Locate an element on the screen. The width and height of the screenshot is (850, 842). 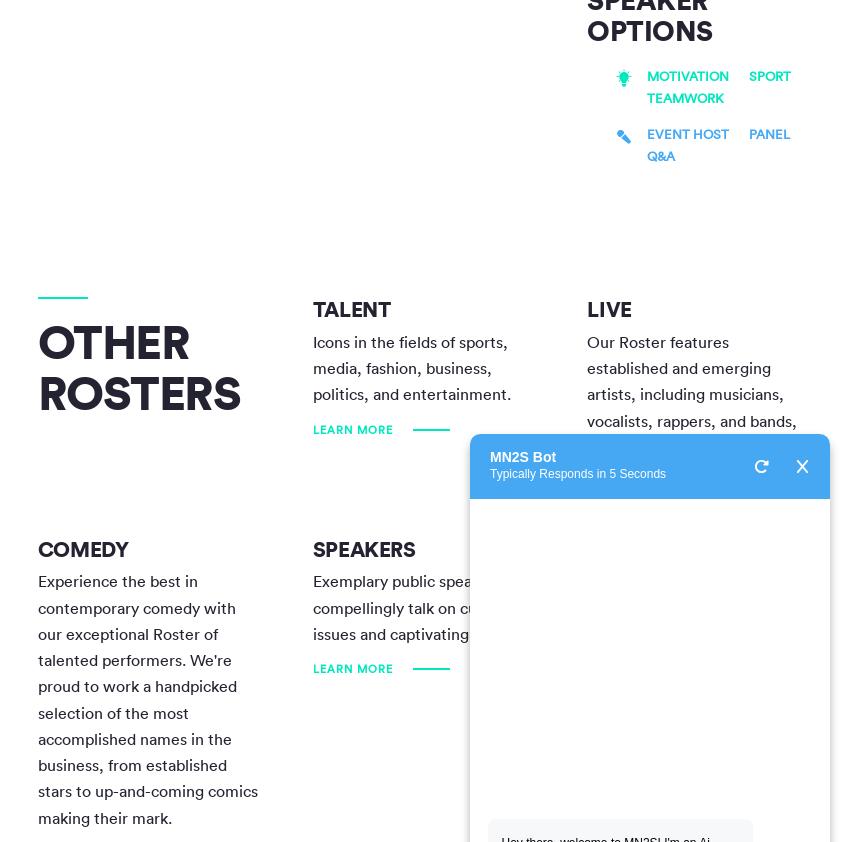
'Our repertoire boasts international tours of the world's most sought-after event brands. Partner with us and embark on a journey your audience won't forget.' is located at coordinates (692, 646).